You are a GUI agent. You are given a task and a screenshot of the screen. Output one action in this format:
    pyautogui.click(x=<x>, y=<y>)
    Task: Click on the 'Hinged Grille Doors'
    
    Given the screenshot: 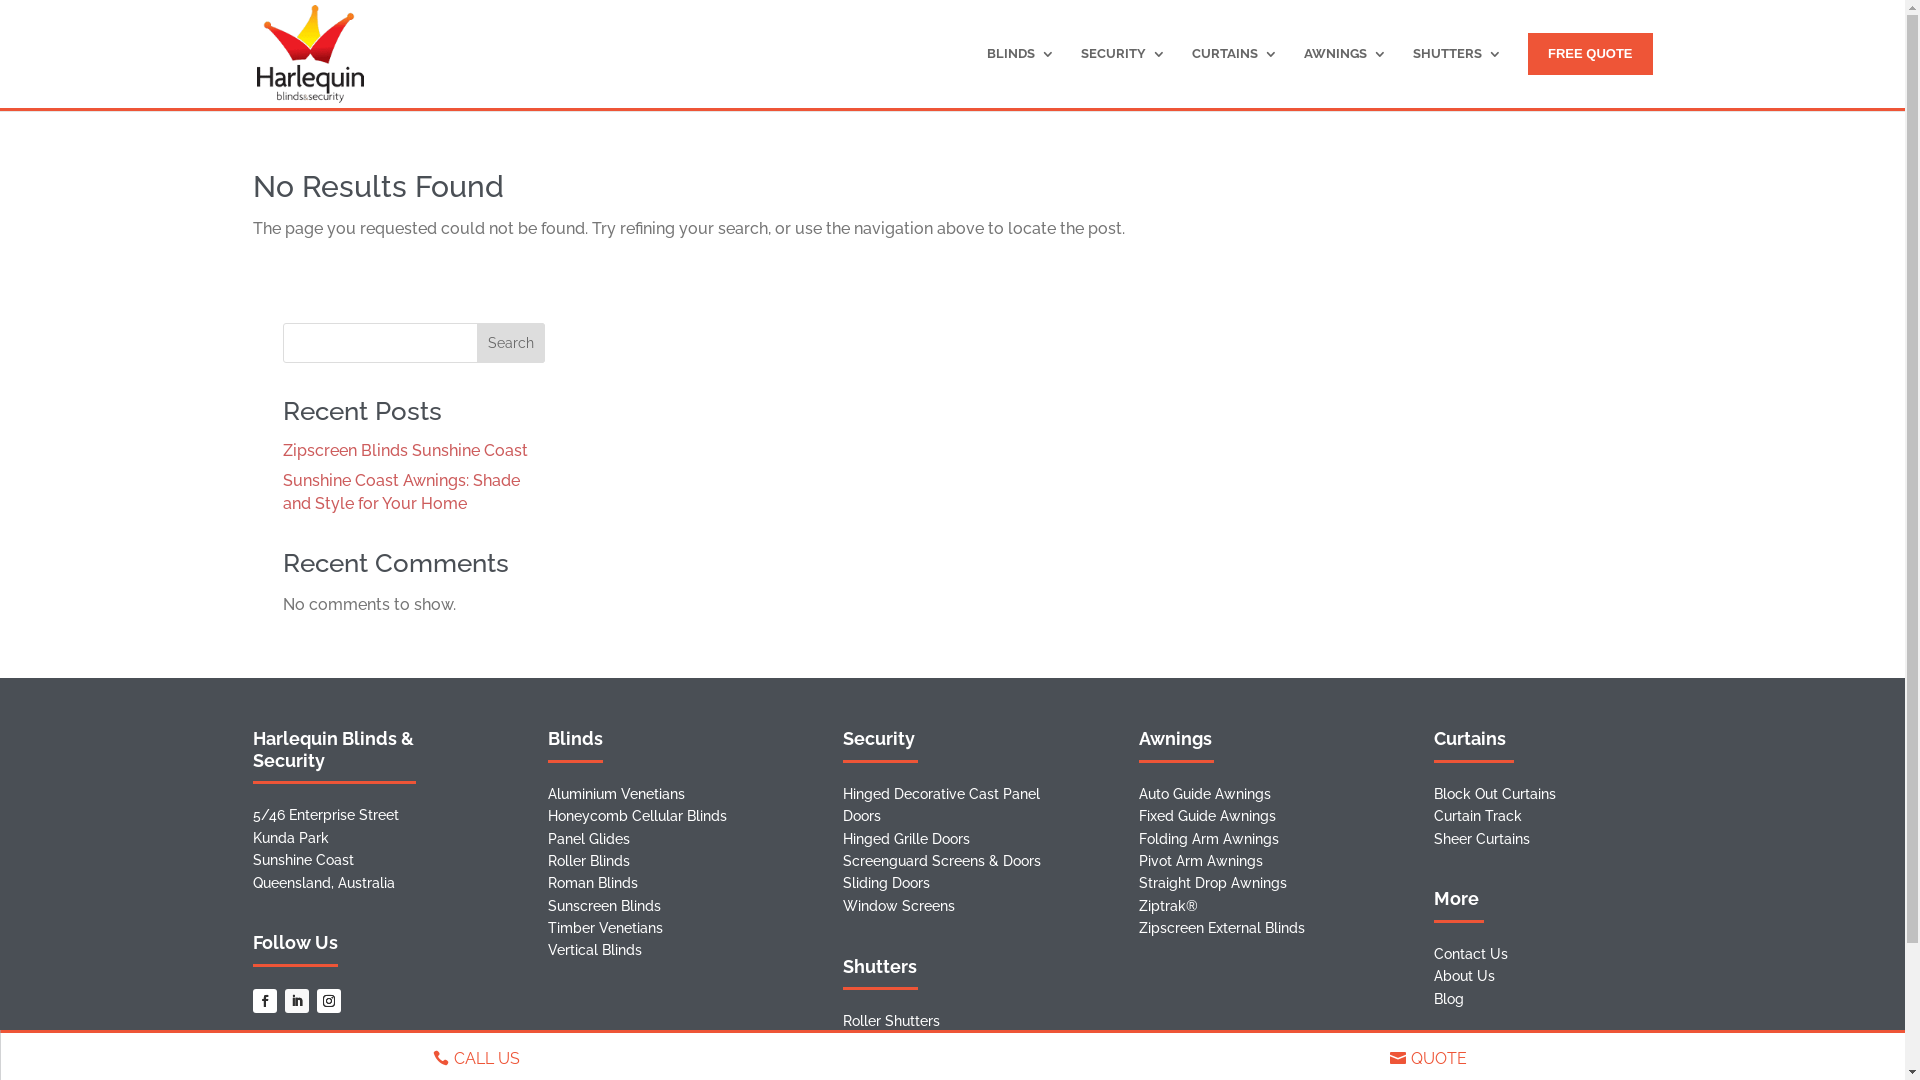 What is the action you would take?
    pyautogui.click(x=905, y=839)
    